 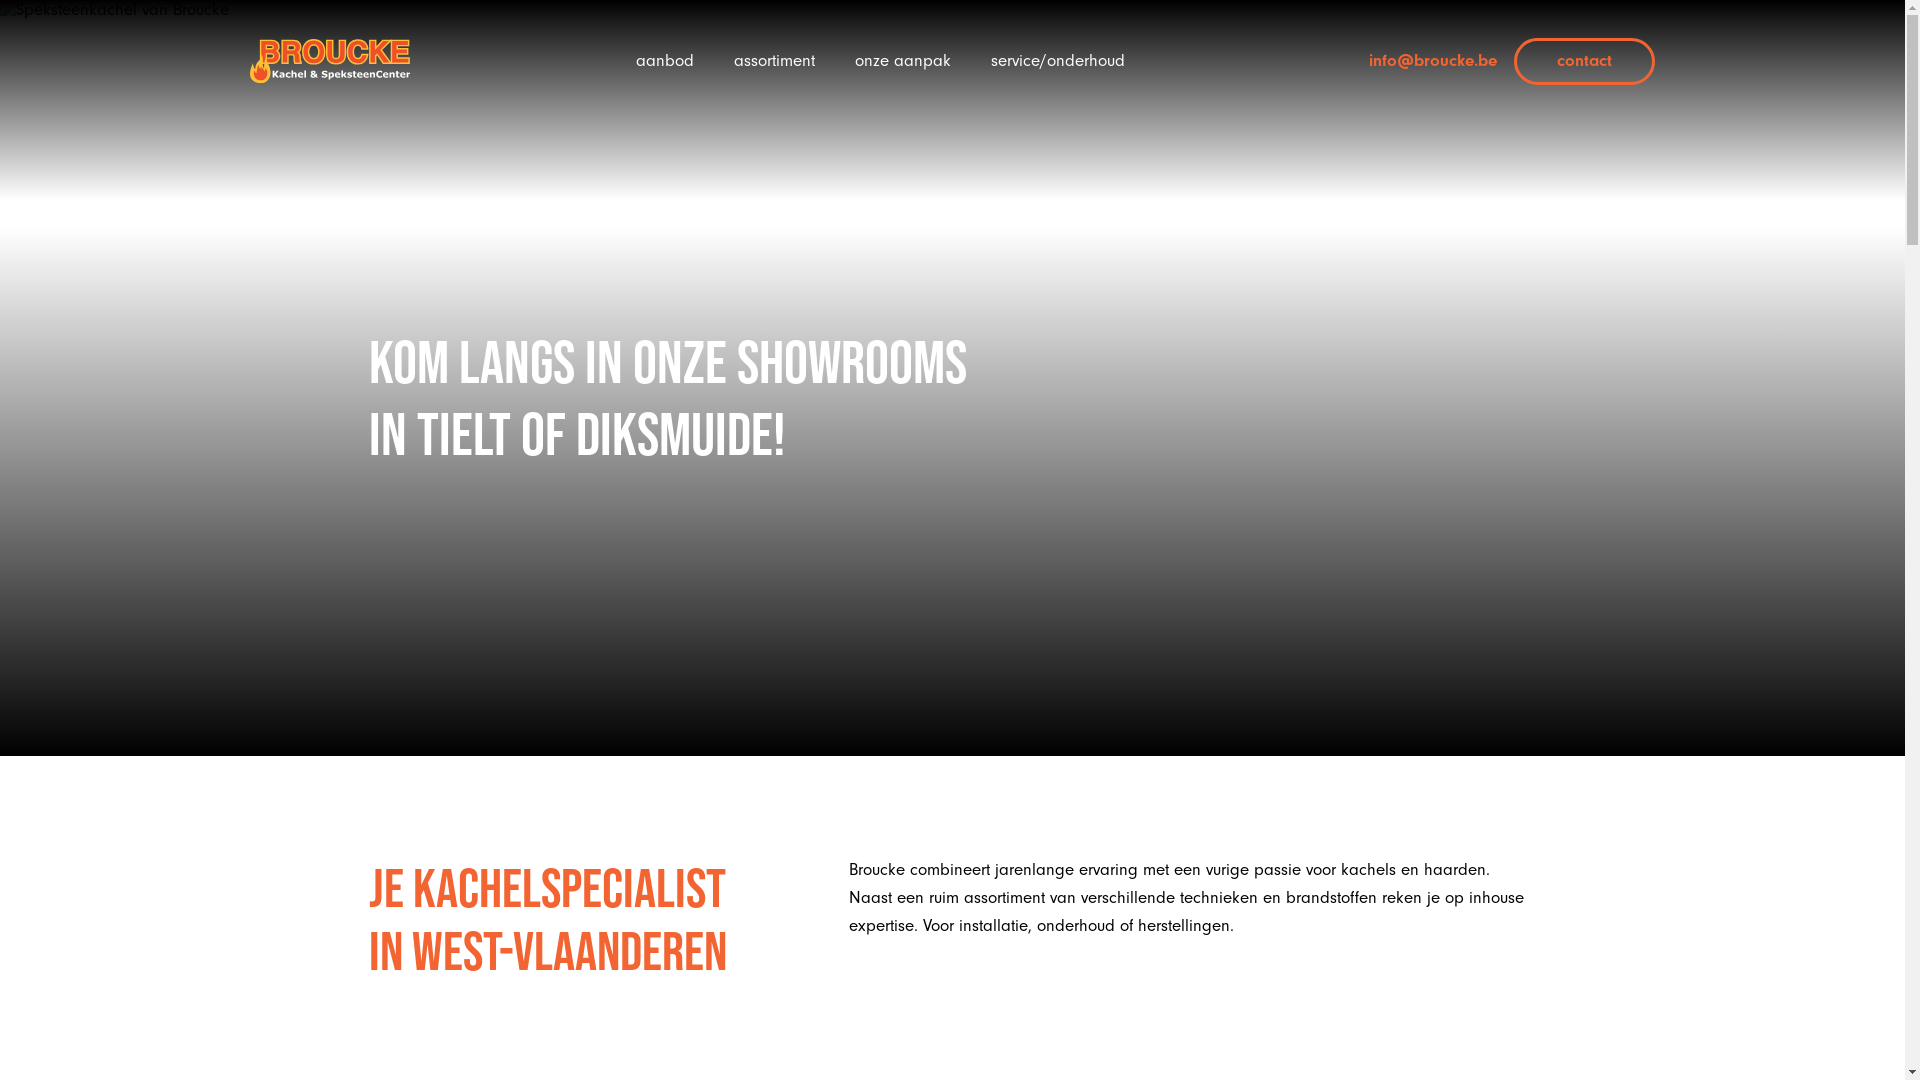 I want to click on 'service/onderhoud', so click(x=1056, y=60).